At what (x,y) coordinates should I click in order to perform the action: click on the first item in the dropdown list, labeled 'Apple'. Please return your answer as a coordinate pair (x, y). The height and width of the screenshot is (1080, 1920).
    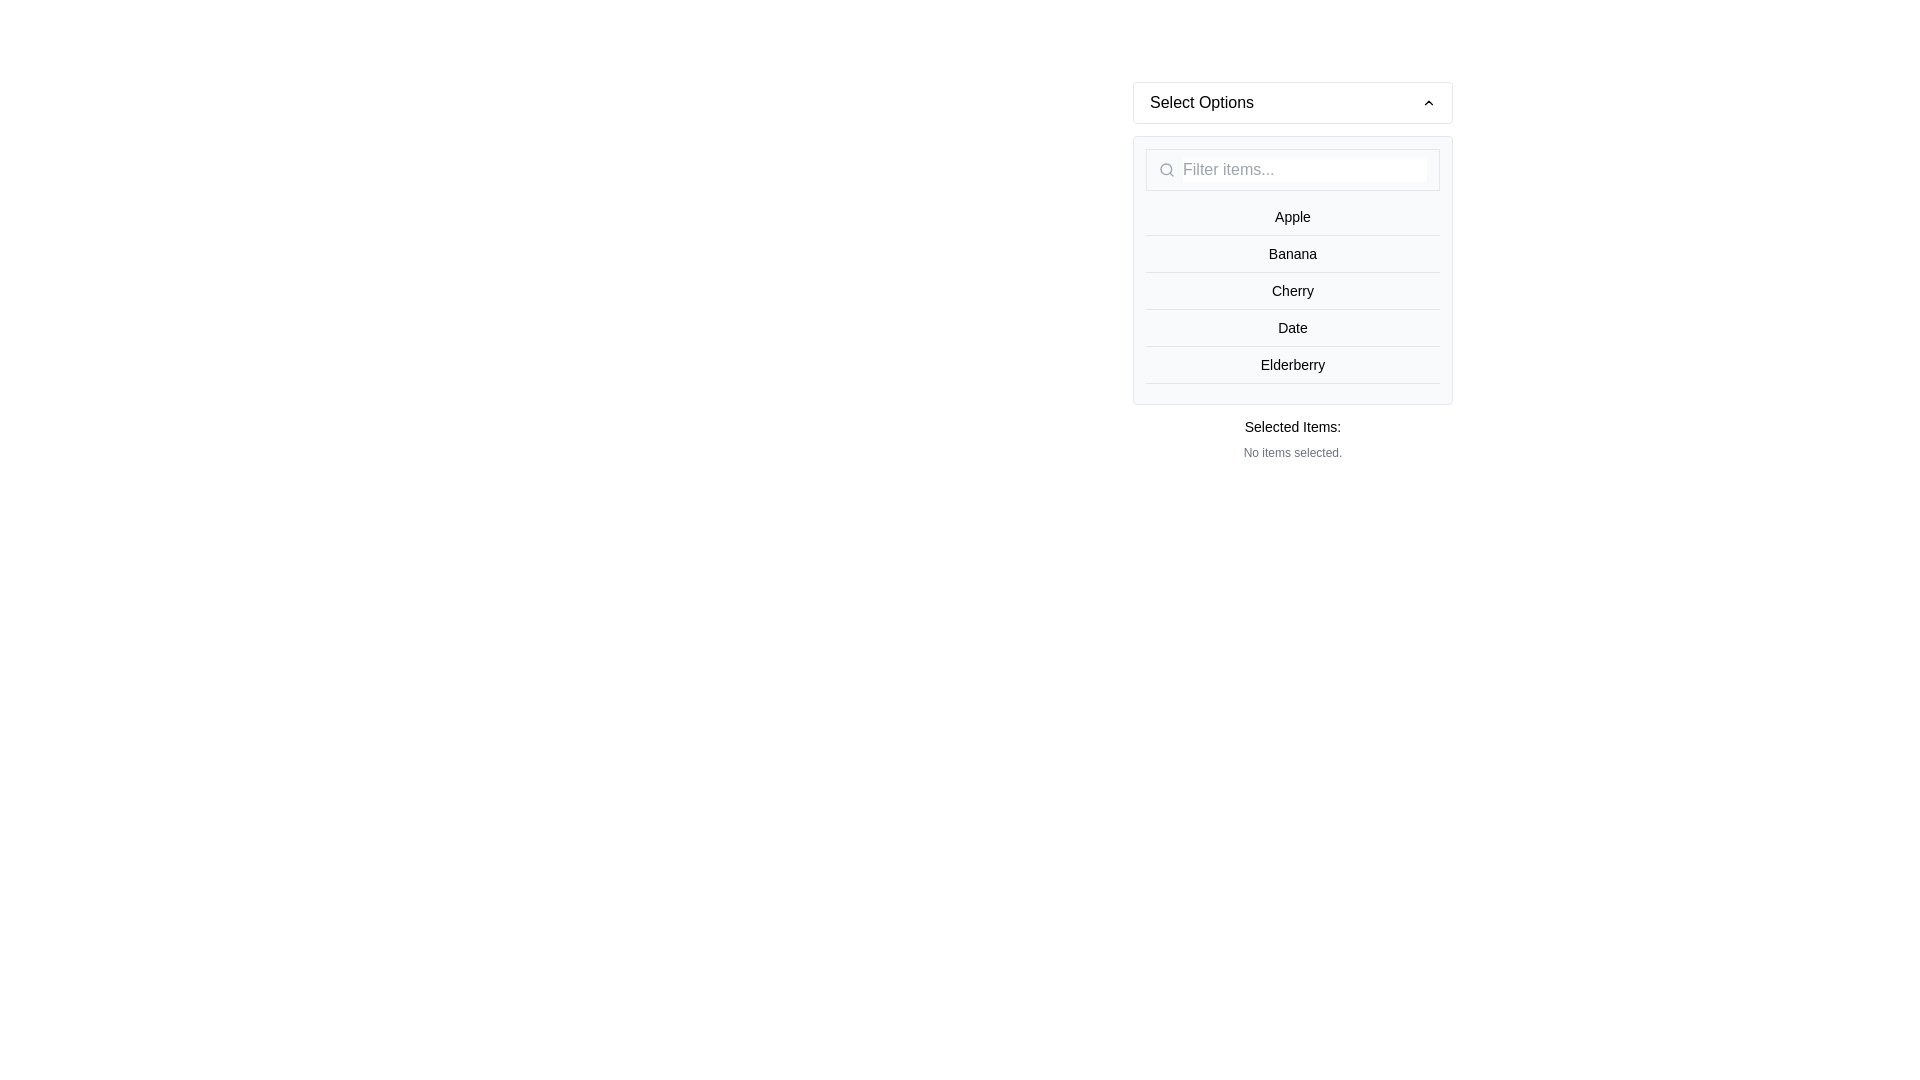
    Looking at the image, I should click on (1292, 217).